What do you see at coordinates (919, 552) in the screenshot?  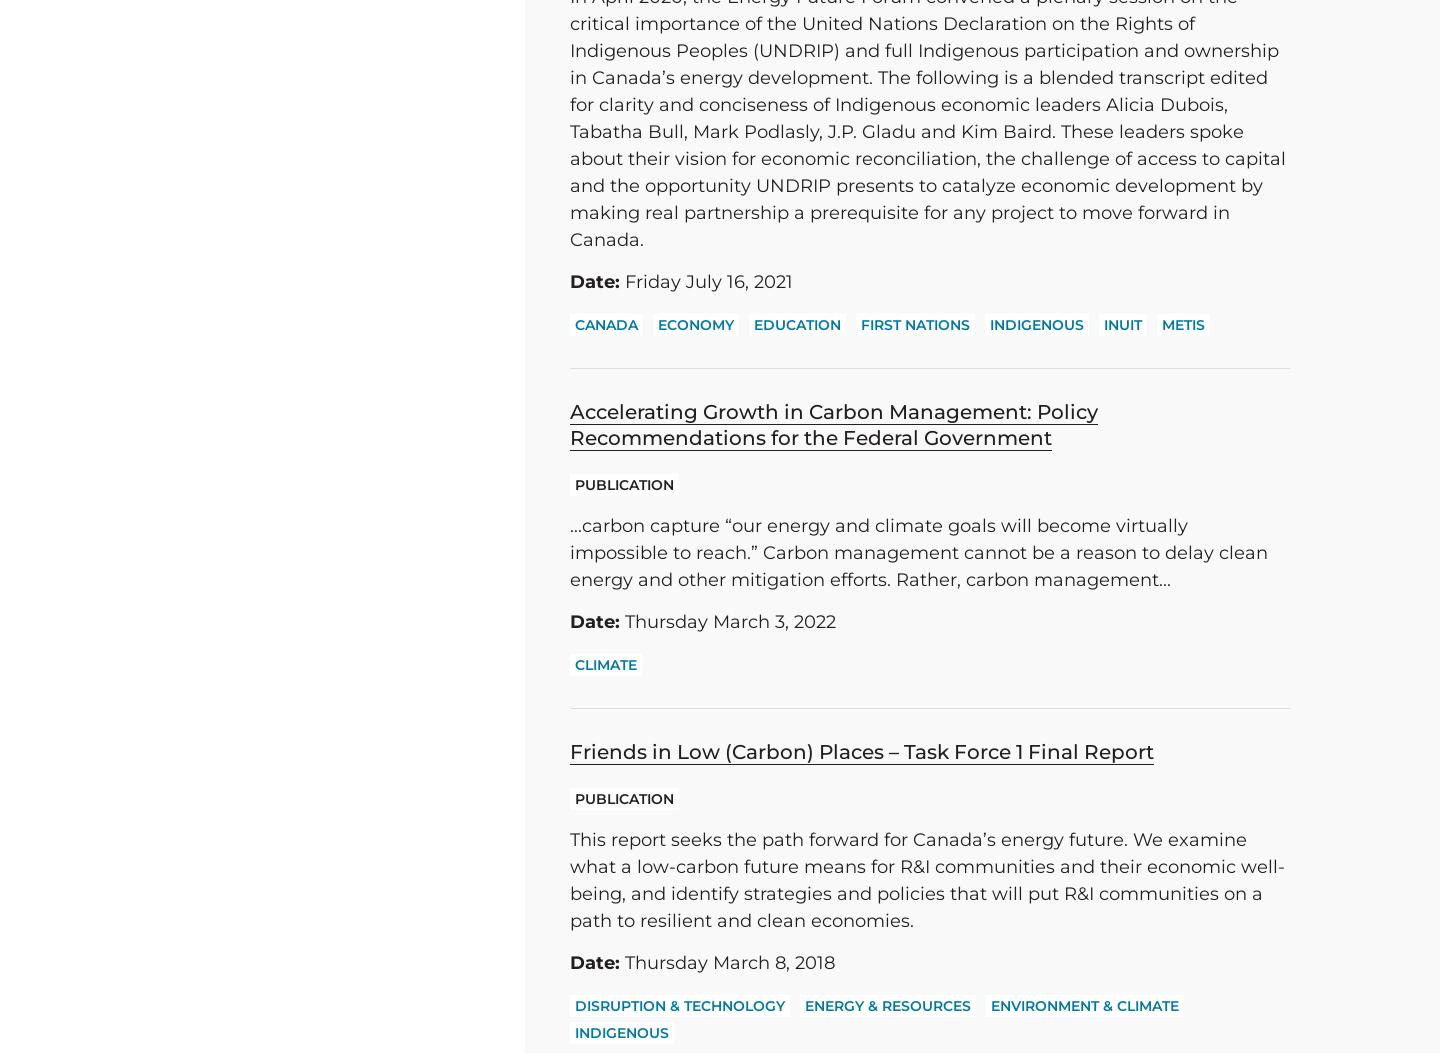 I see `'...carbon capture “our energy and climate goals will become virtually impossible to reach.” Carbon management cannot be a reason to delay clean energy and other mitigation efforts. Rather, carbon management...'` at bounding box center [919, 552].